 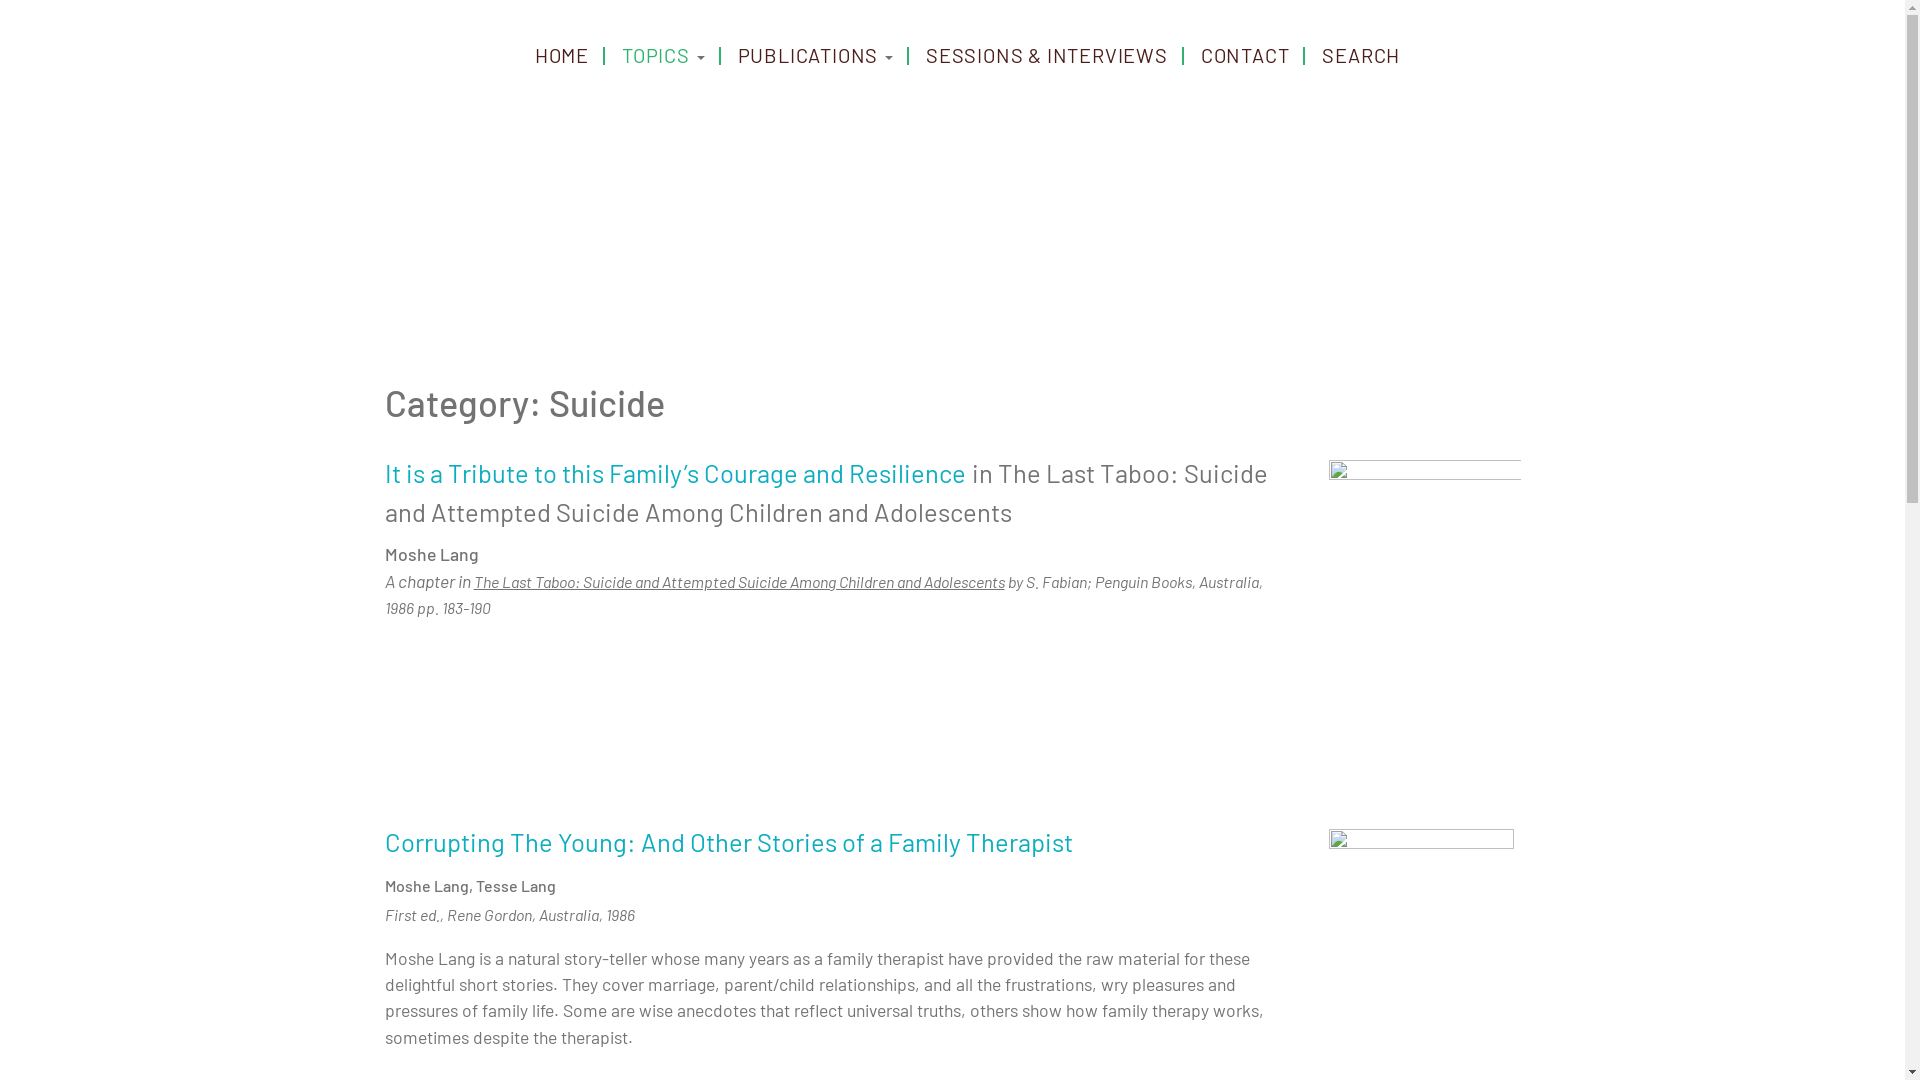 I want to click on 'TOPICS', so click(x=663, y=53).